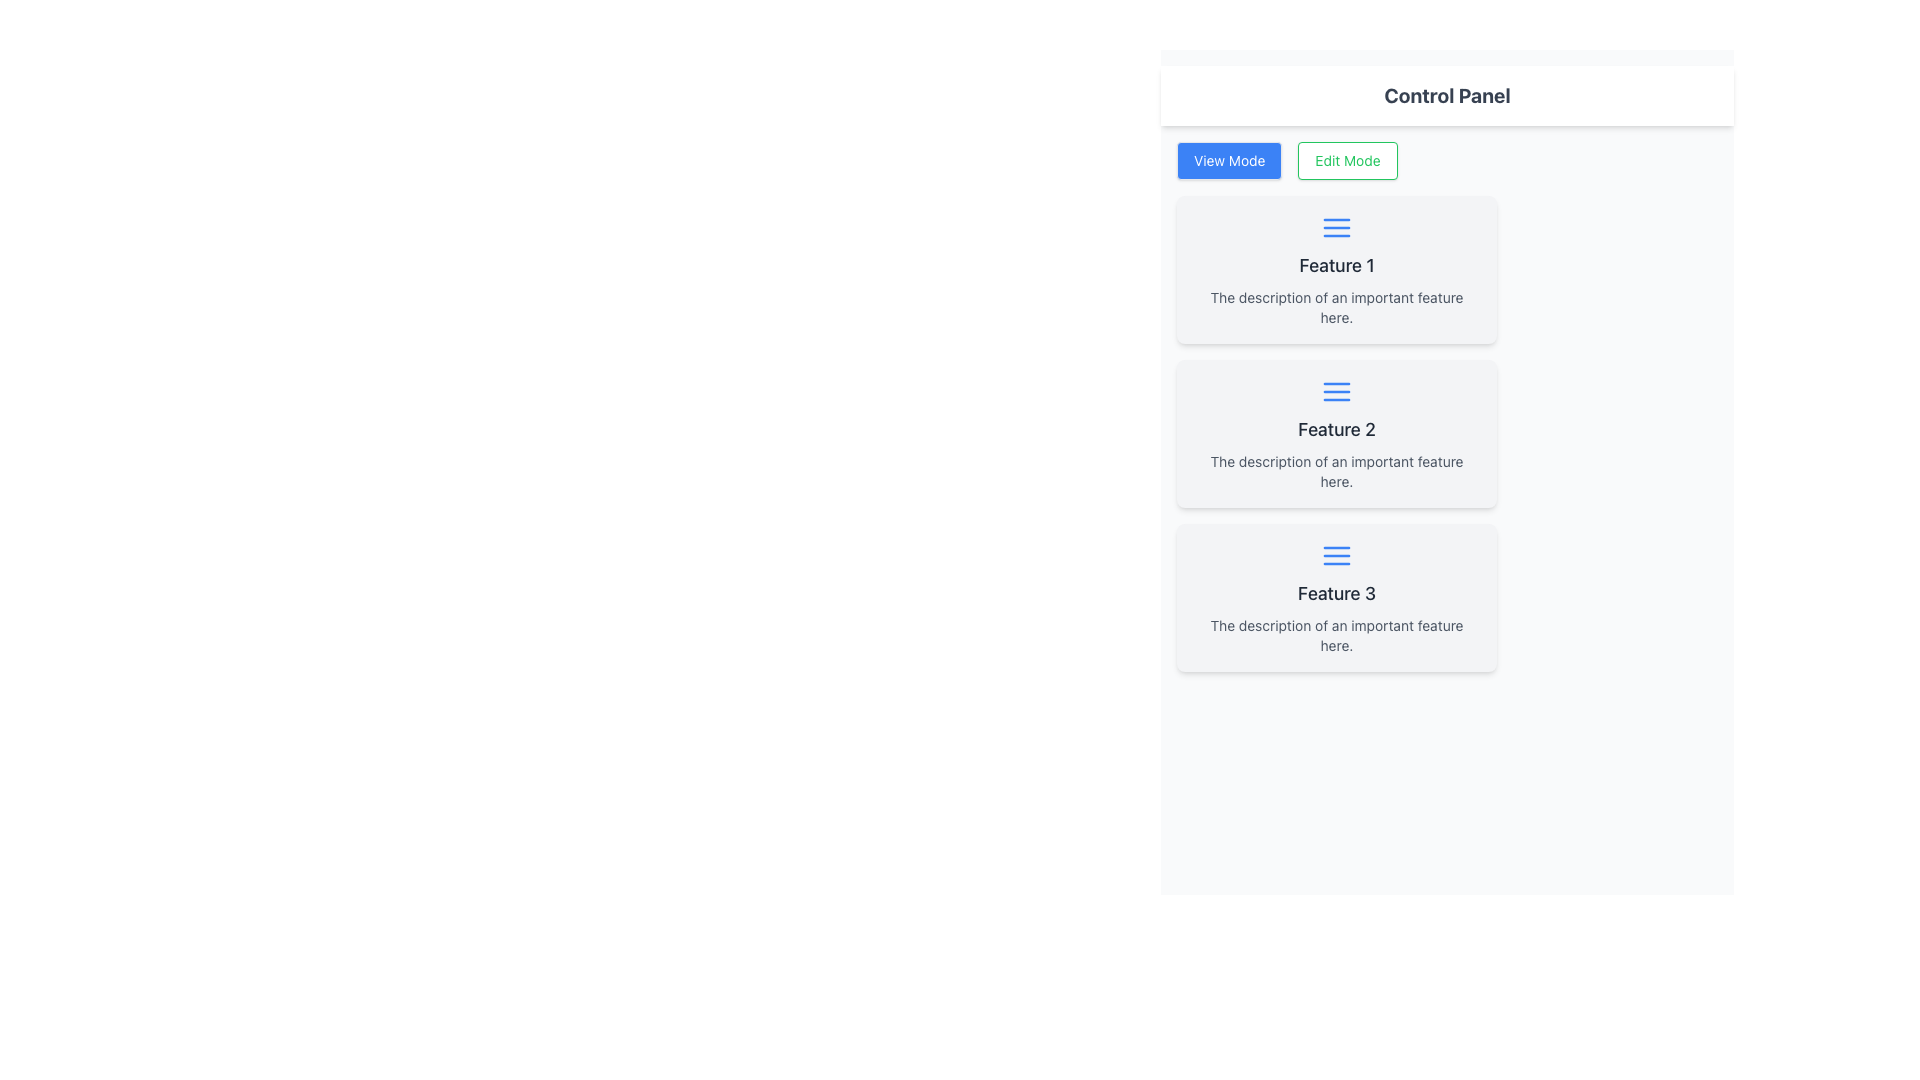 The width and height of the screenshot is (1920, 1080). I want to click on the header text element that indicates the current application area, centrally located at the top of the interface, so click(1447, 96).